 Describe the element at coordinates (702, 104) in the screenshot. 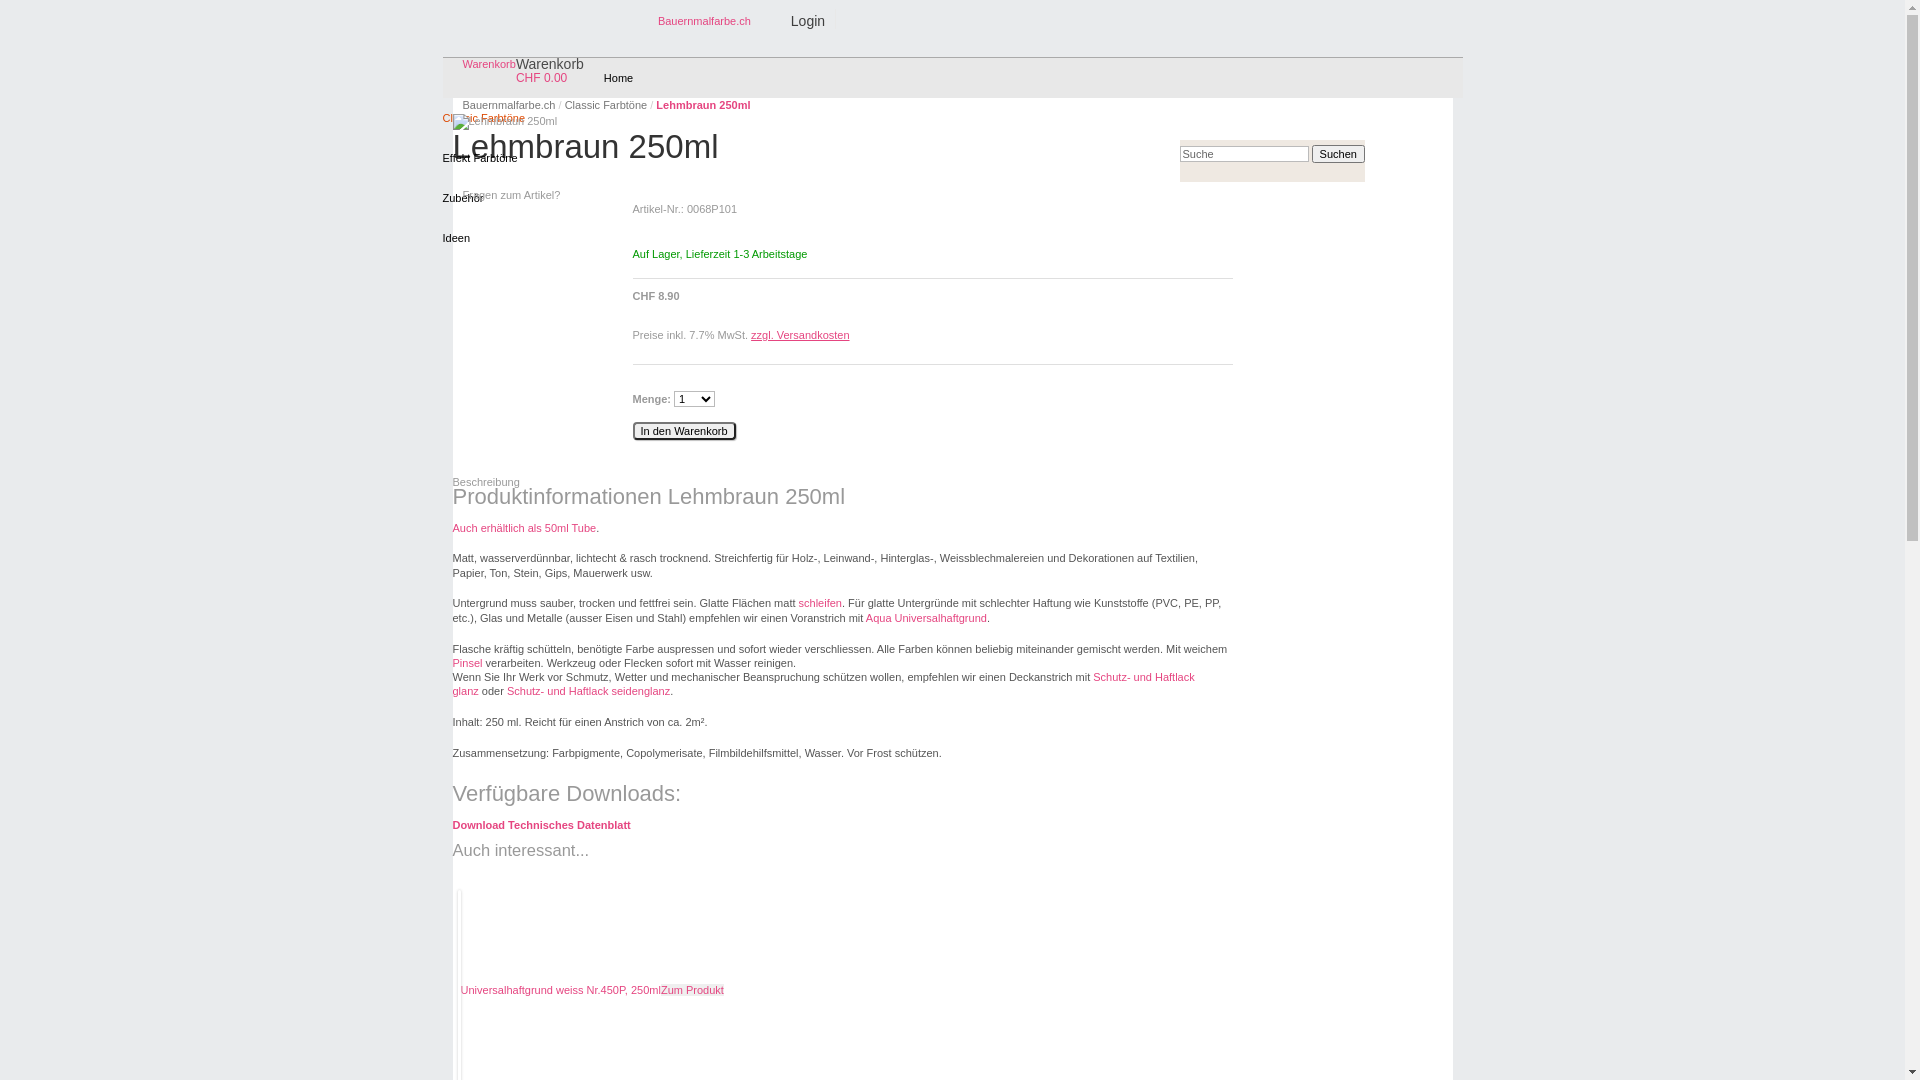

I see `'Lehmbraun 250ml'` at that location.